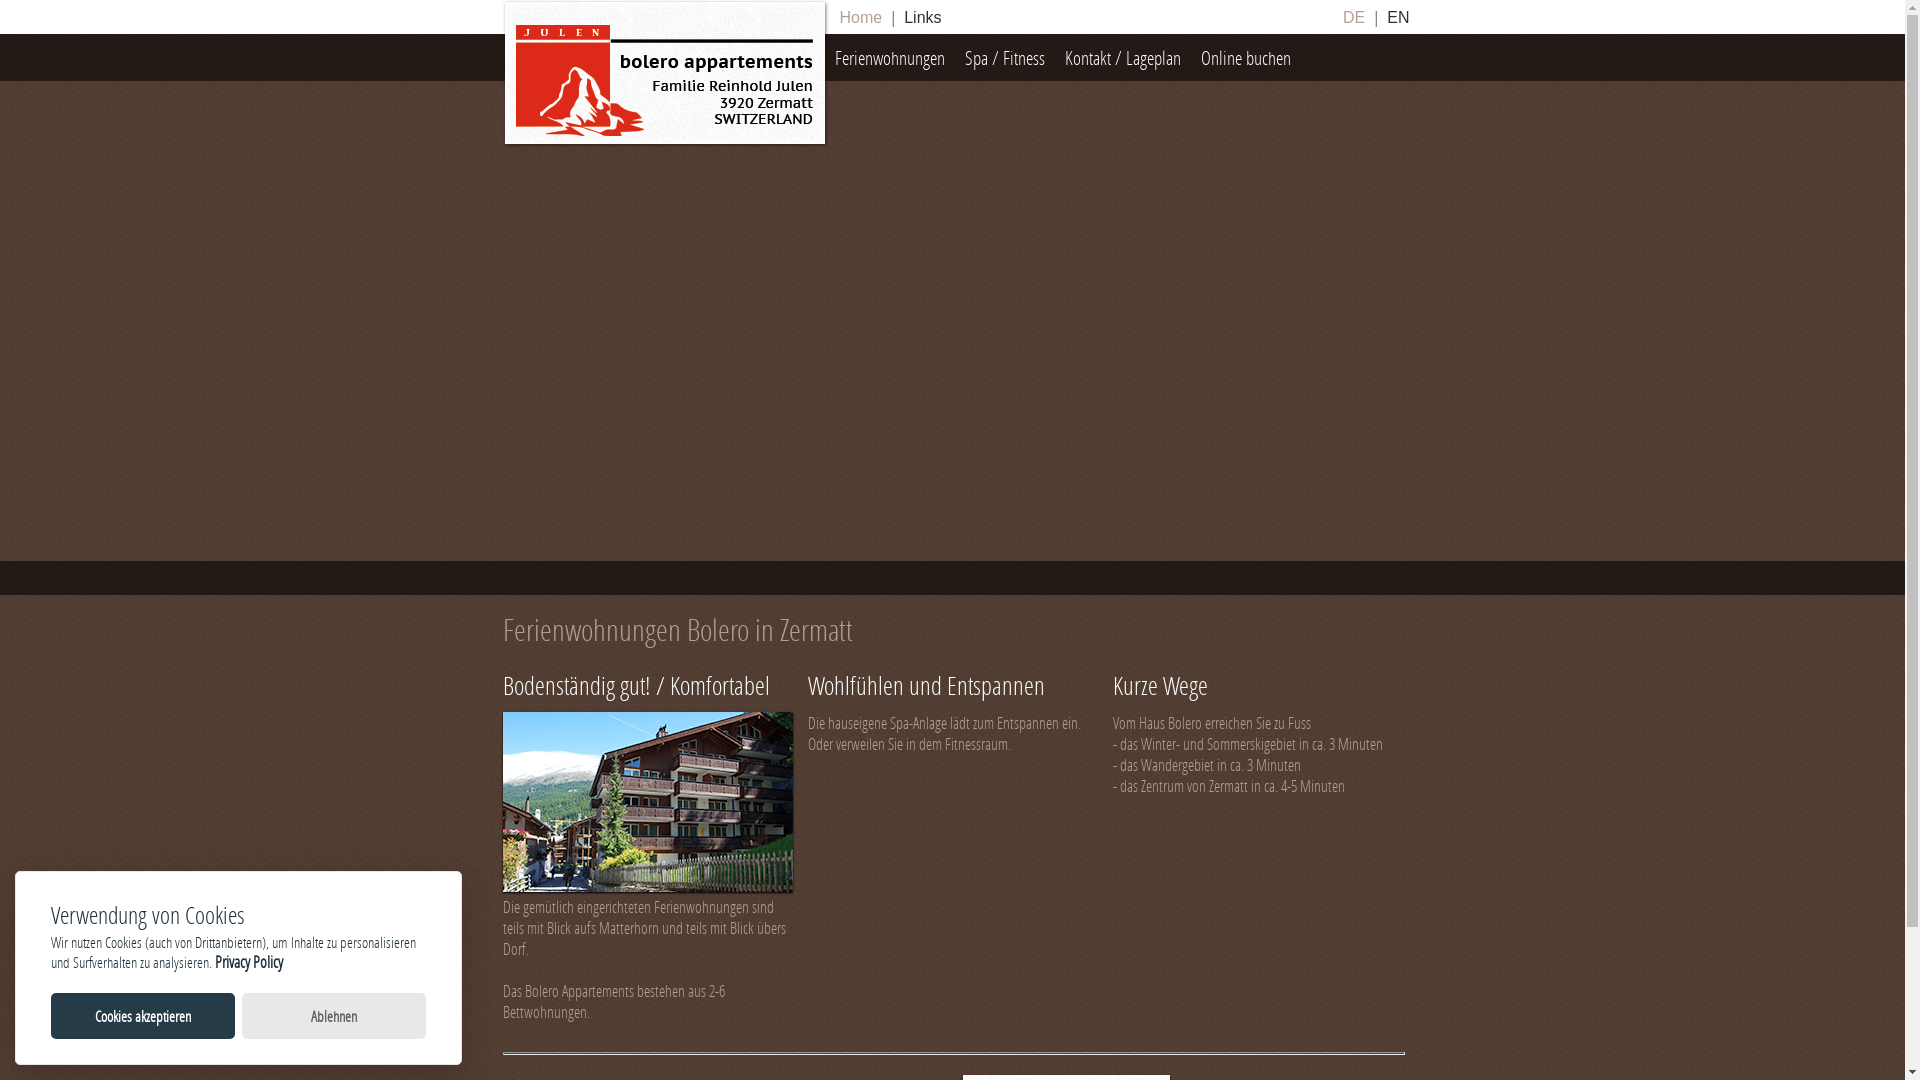 Image resolution: width=1920 pixels, height=1080 pixels. I want to click on 'EN', so click(1381, 17).